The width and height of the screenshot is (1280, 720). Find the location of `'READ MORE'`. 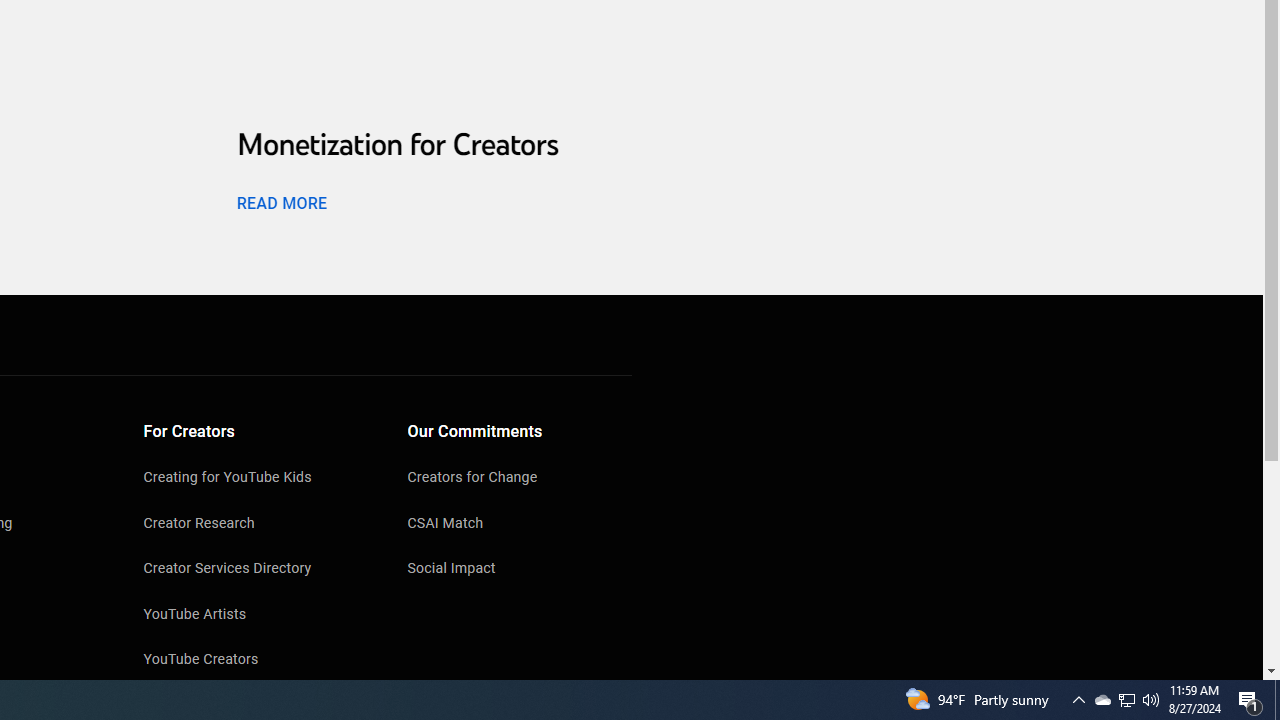

'READ MORE' is located at coordinates (280, 203).